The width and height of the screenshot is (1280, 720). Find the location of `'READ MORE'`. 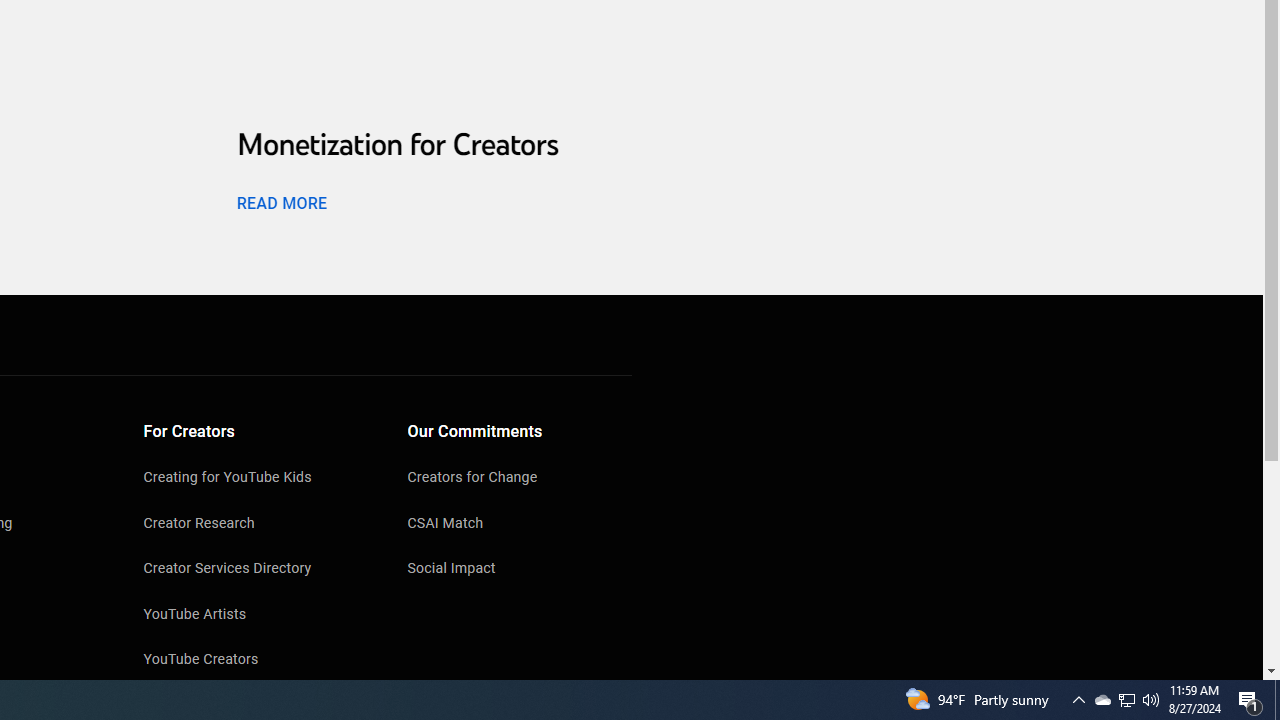

'READ MORE' is located at coordinates (280, 203).